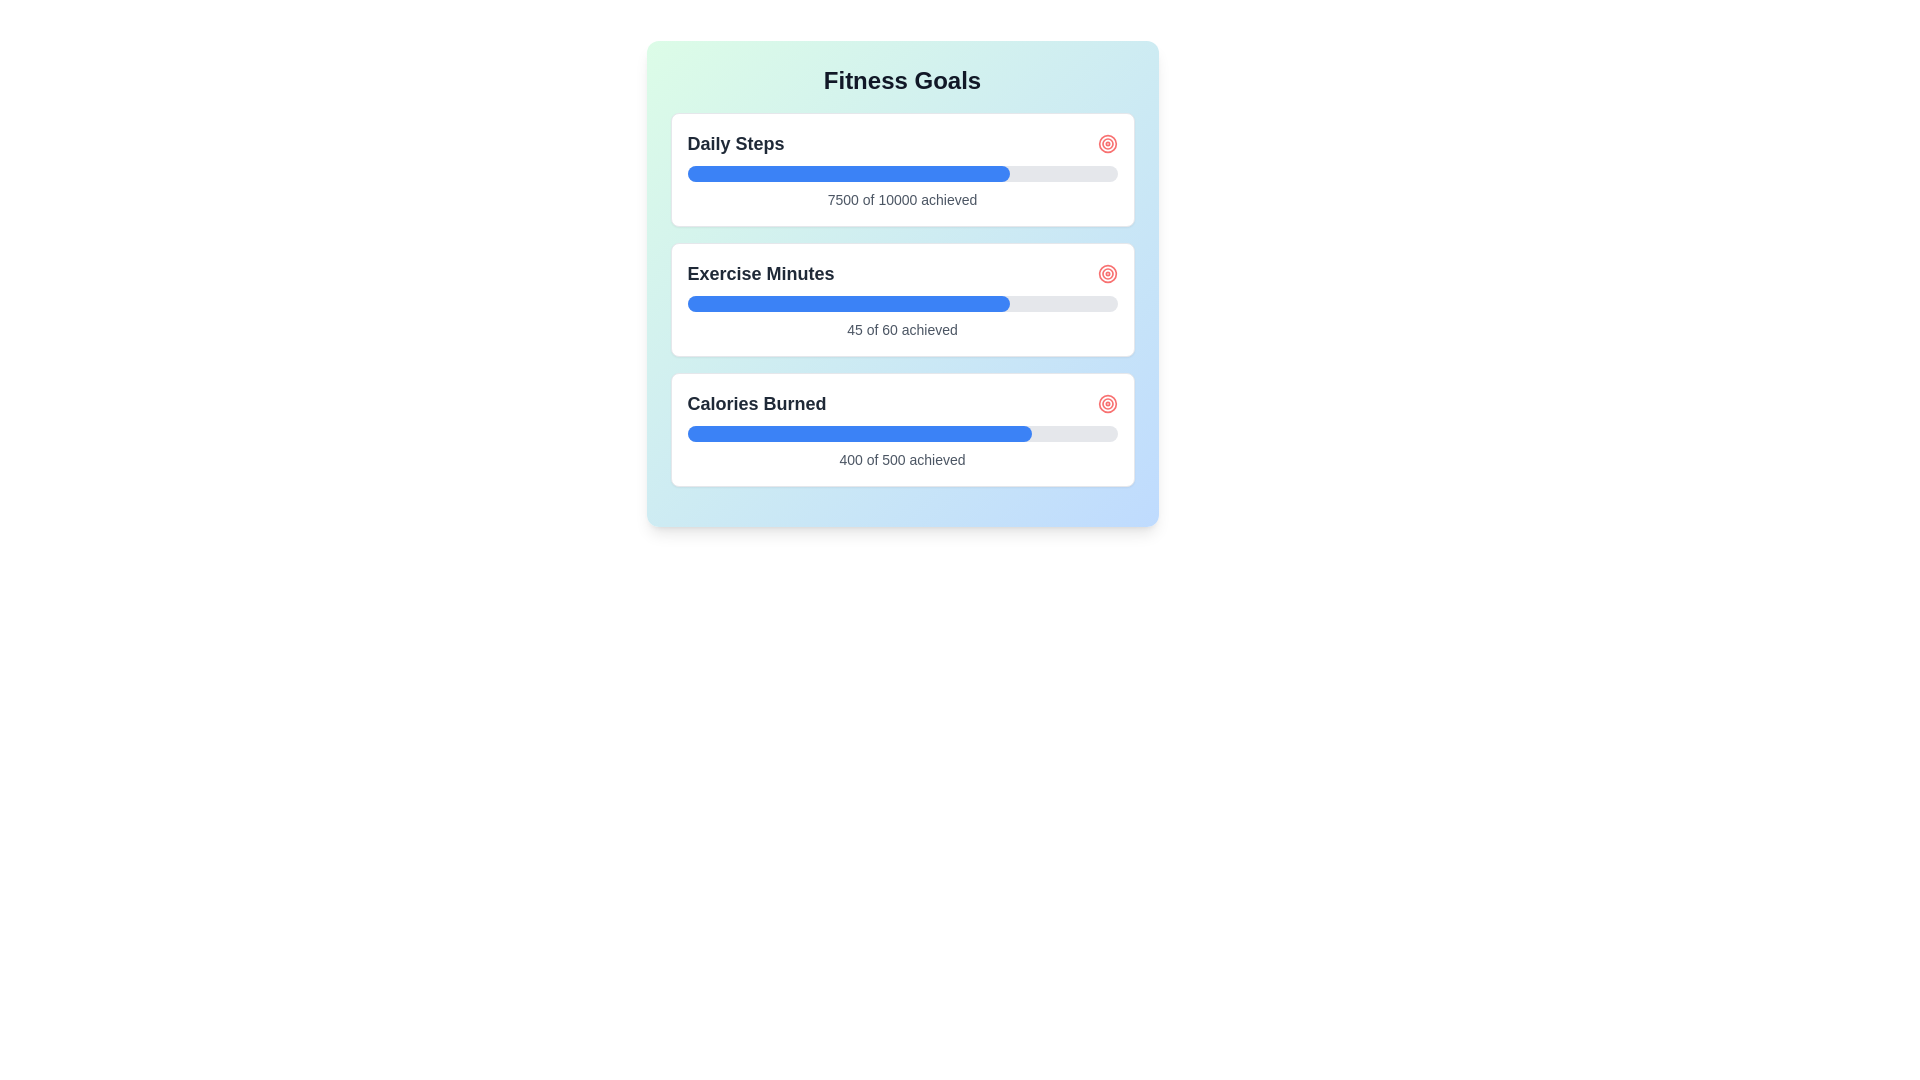  I want to click on the Progress Bar that displays the user's daily step goal within the 'Daily Steps' card, located at the center horizontally and in the upper third of the card, so click(901, 172).